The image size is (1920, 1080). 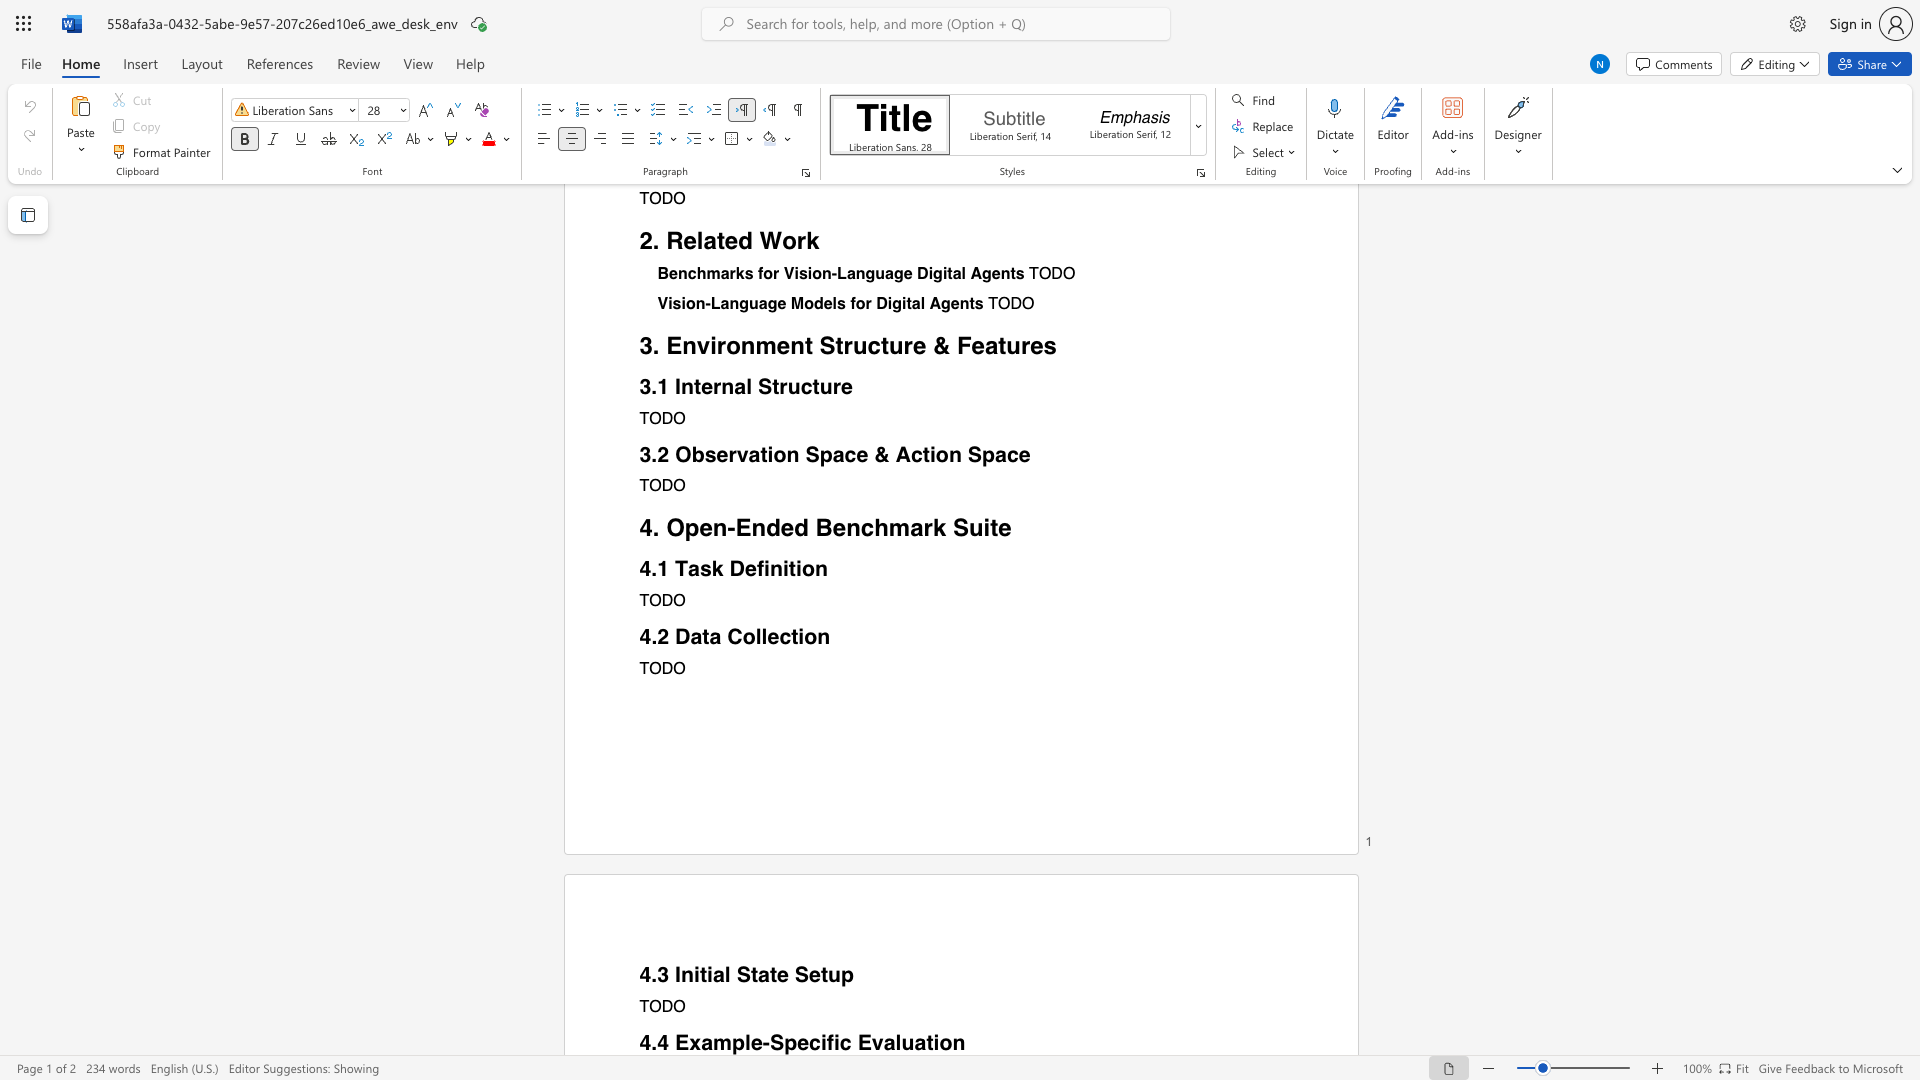 I want to click on the subset text "ample-Specific Eva" within the text "4.4 Example-Specific Evaluation", so click(x=701, y=1042).